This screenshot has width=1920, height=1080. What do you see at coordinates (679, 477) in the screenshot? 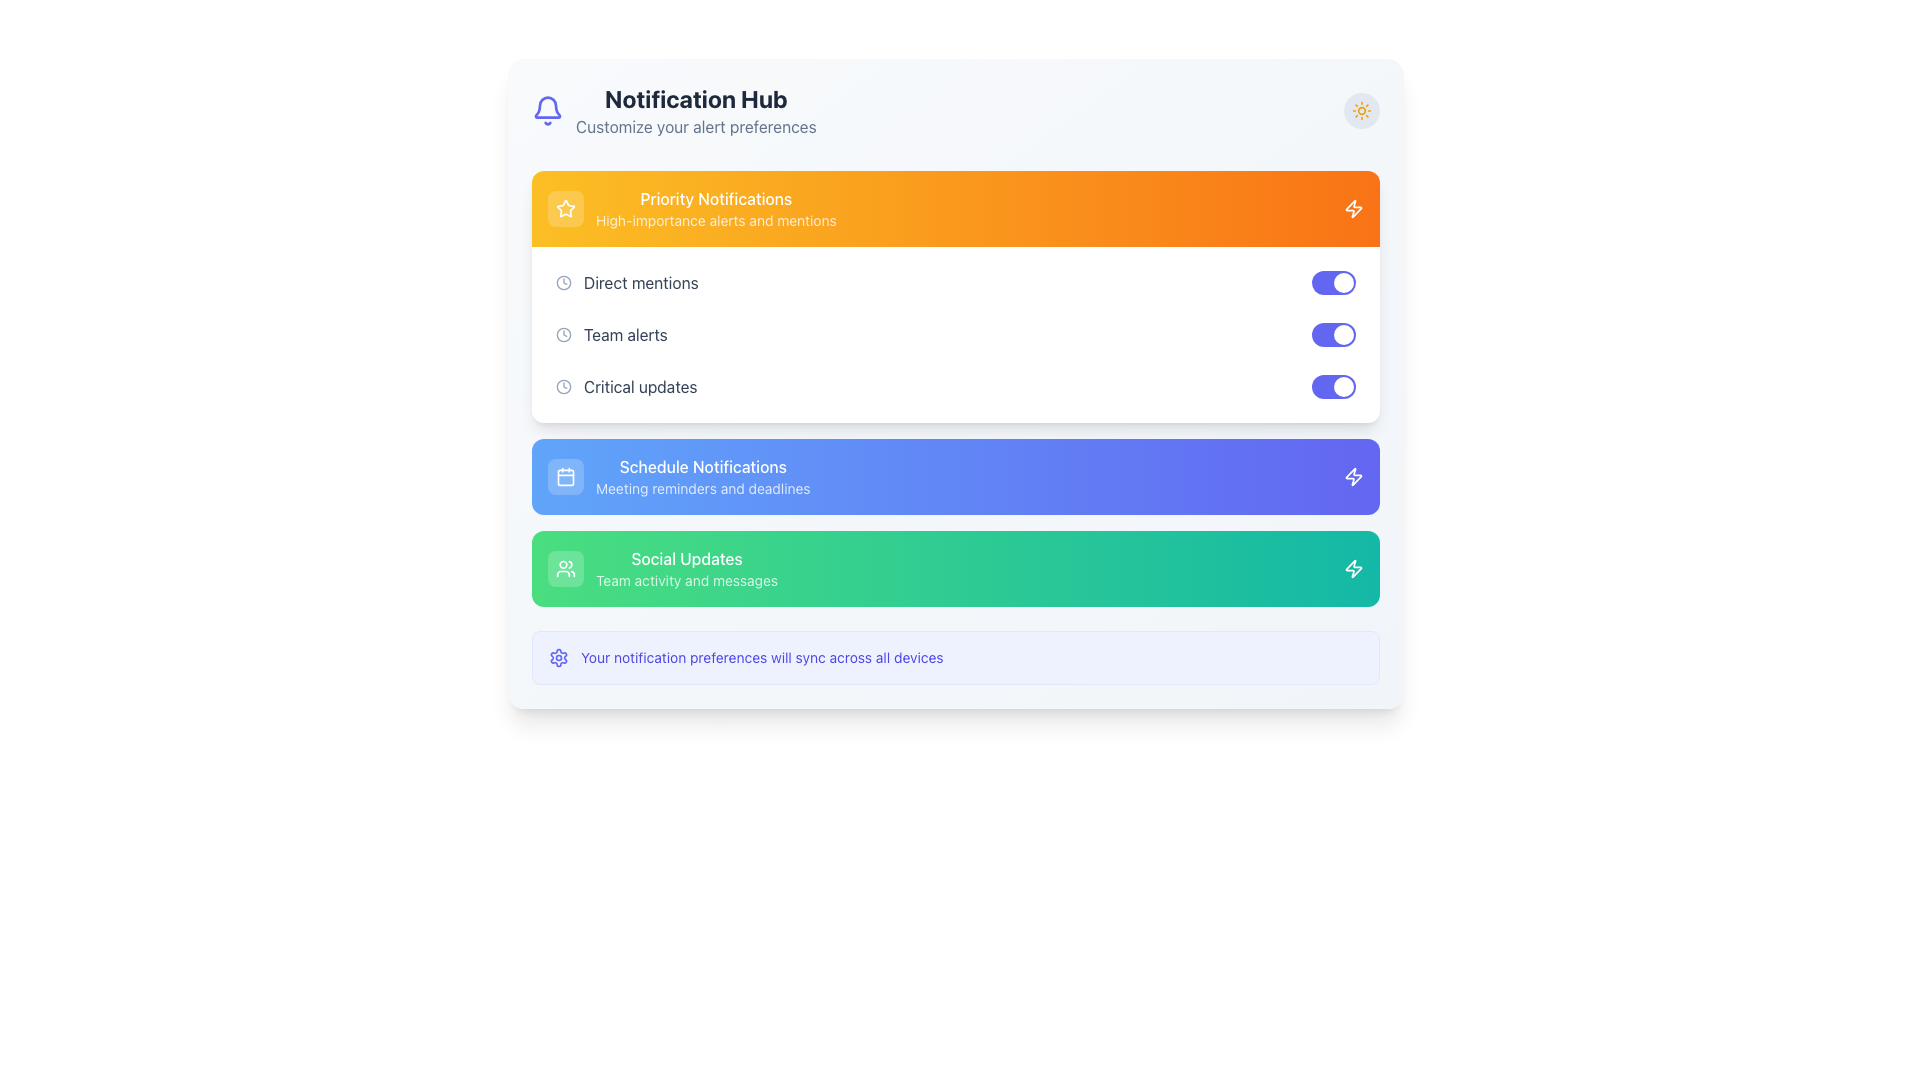
I see `the 'Schedule Notifications' list item, which is the second item in the notification options` at bounding box center [679, 477].